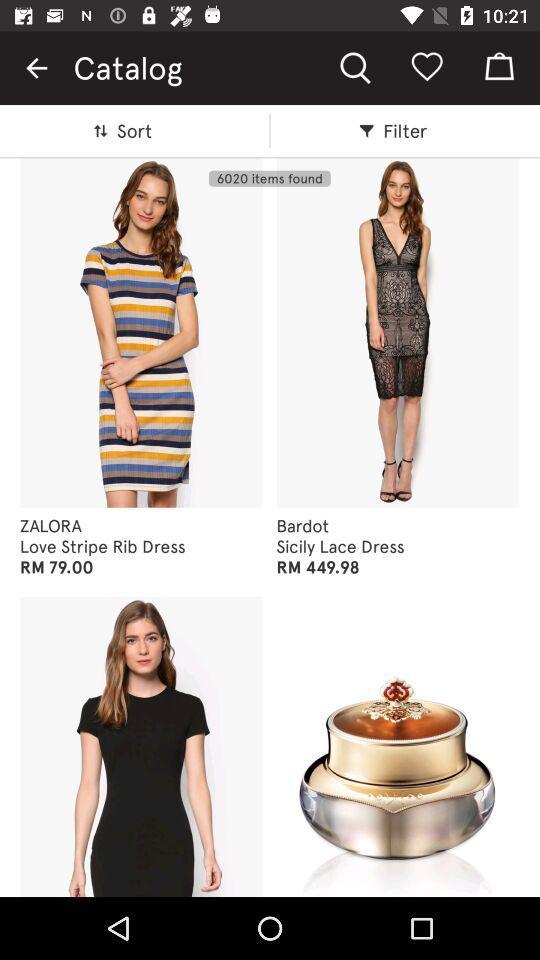 The image size is (540, 960). What do you see at coordinates (36, 68) in the screenshot?
I see `item next to the catalog item` at bounding box center [36, 68].